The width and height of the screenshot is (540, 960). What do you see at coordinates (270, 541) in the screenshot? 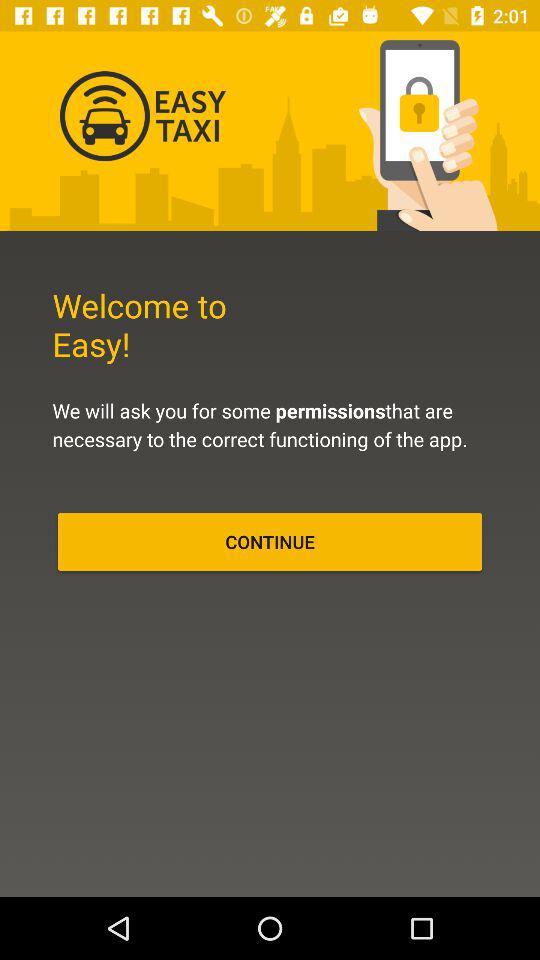
I see `the continue item` at bounding box center [270, 541].